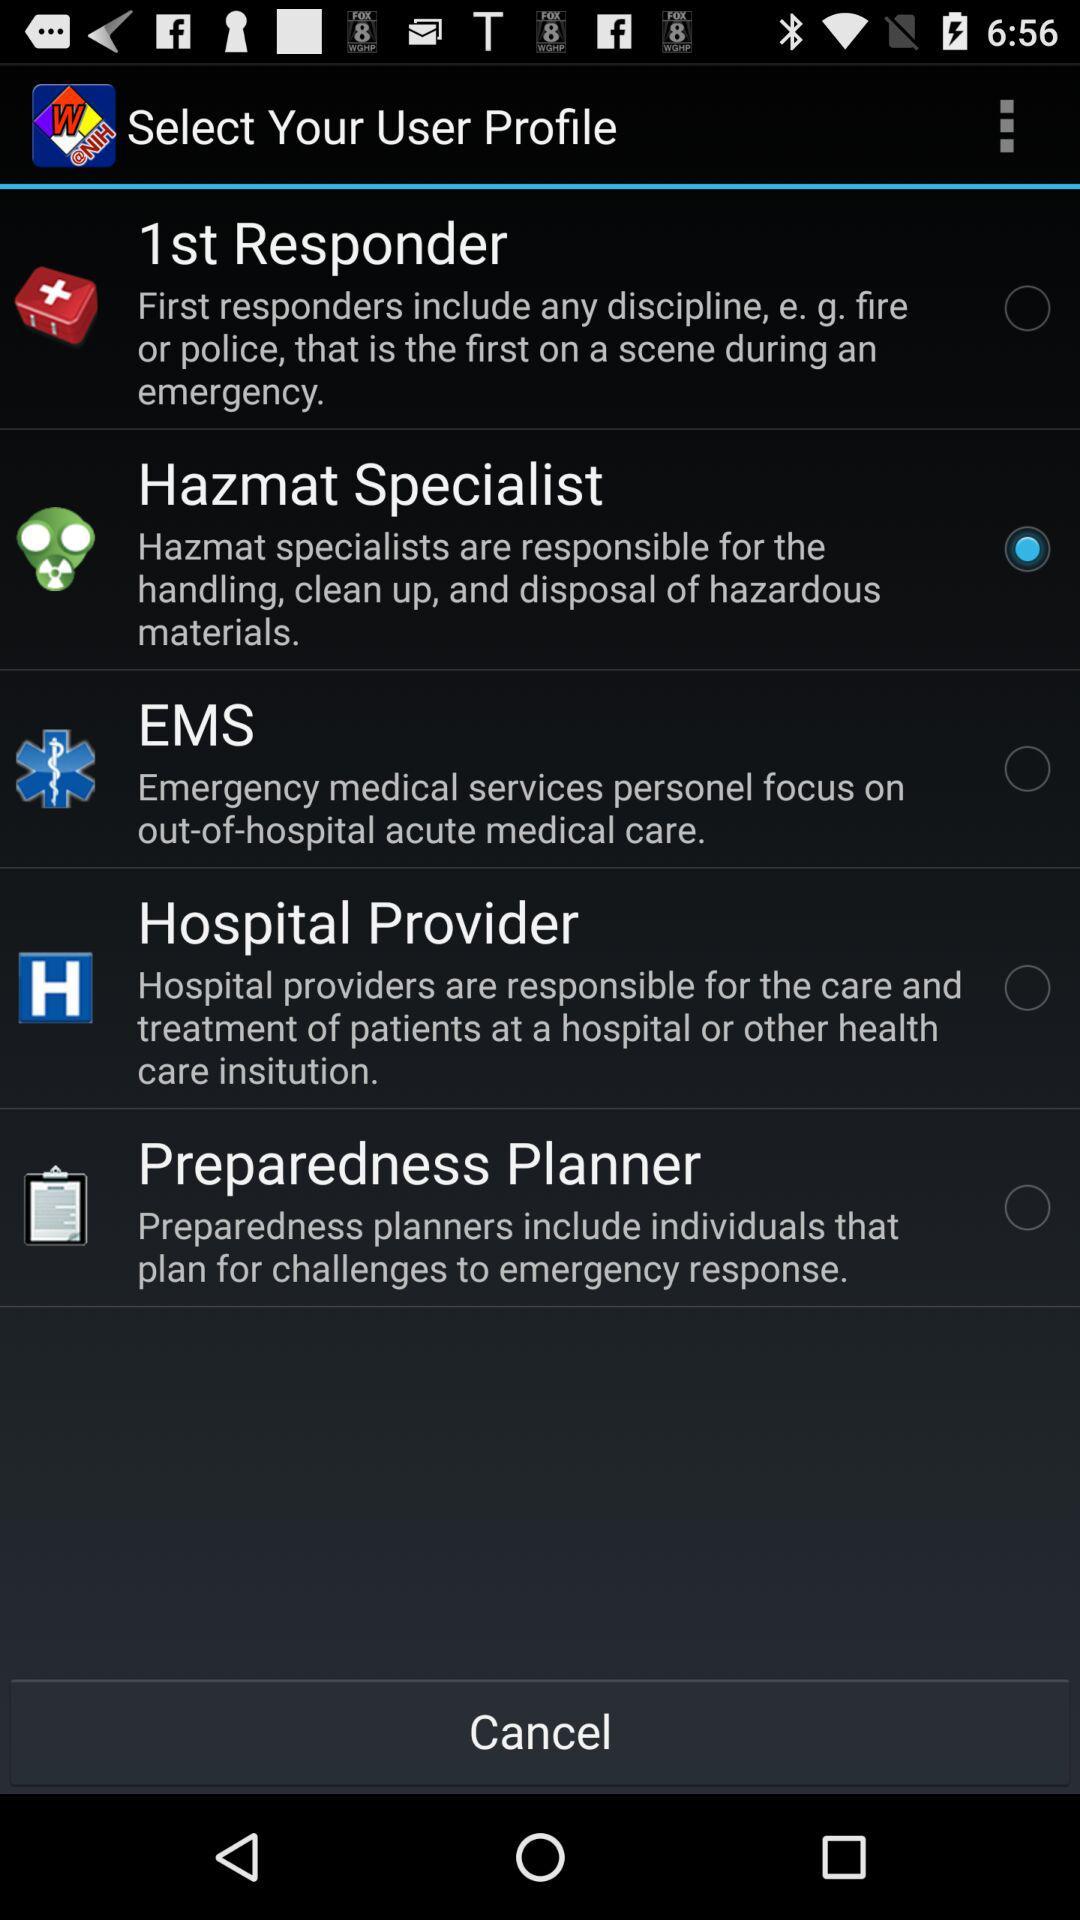  I want to click on item above the preparedness planner, so click(554, 1026).